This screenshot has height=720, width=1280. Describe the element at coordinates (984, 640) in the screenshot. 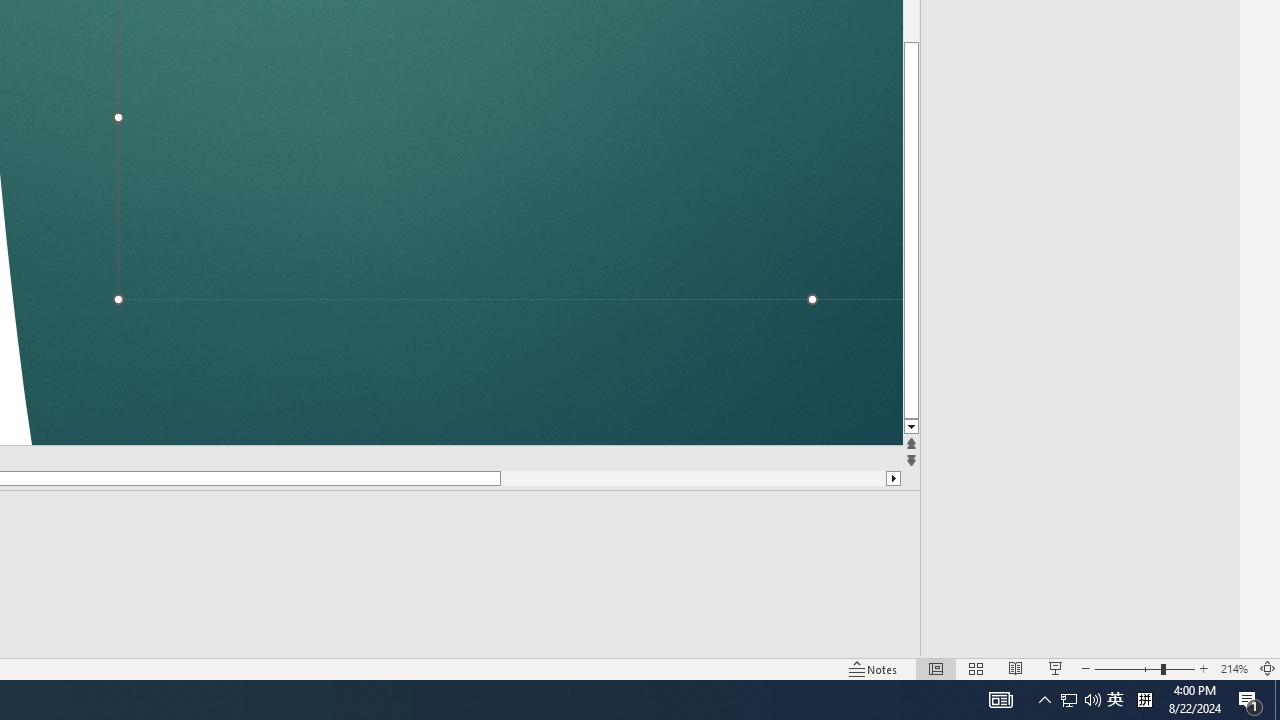

I see `'Web Layout'` at that location.